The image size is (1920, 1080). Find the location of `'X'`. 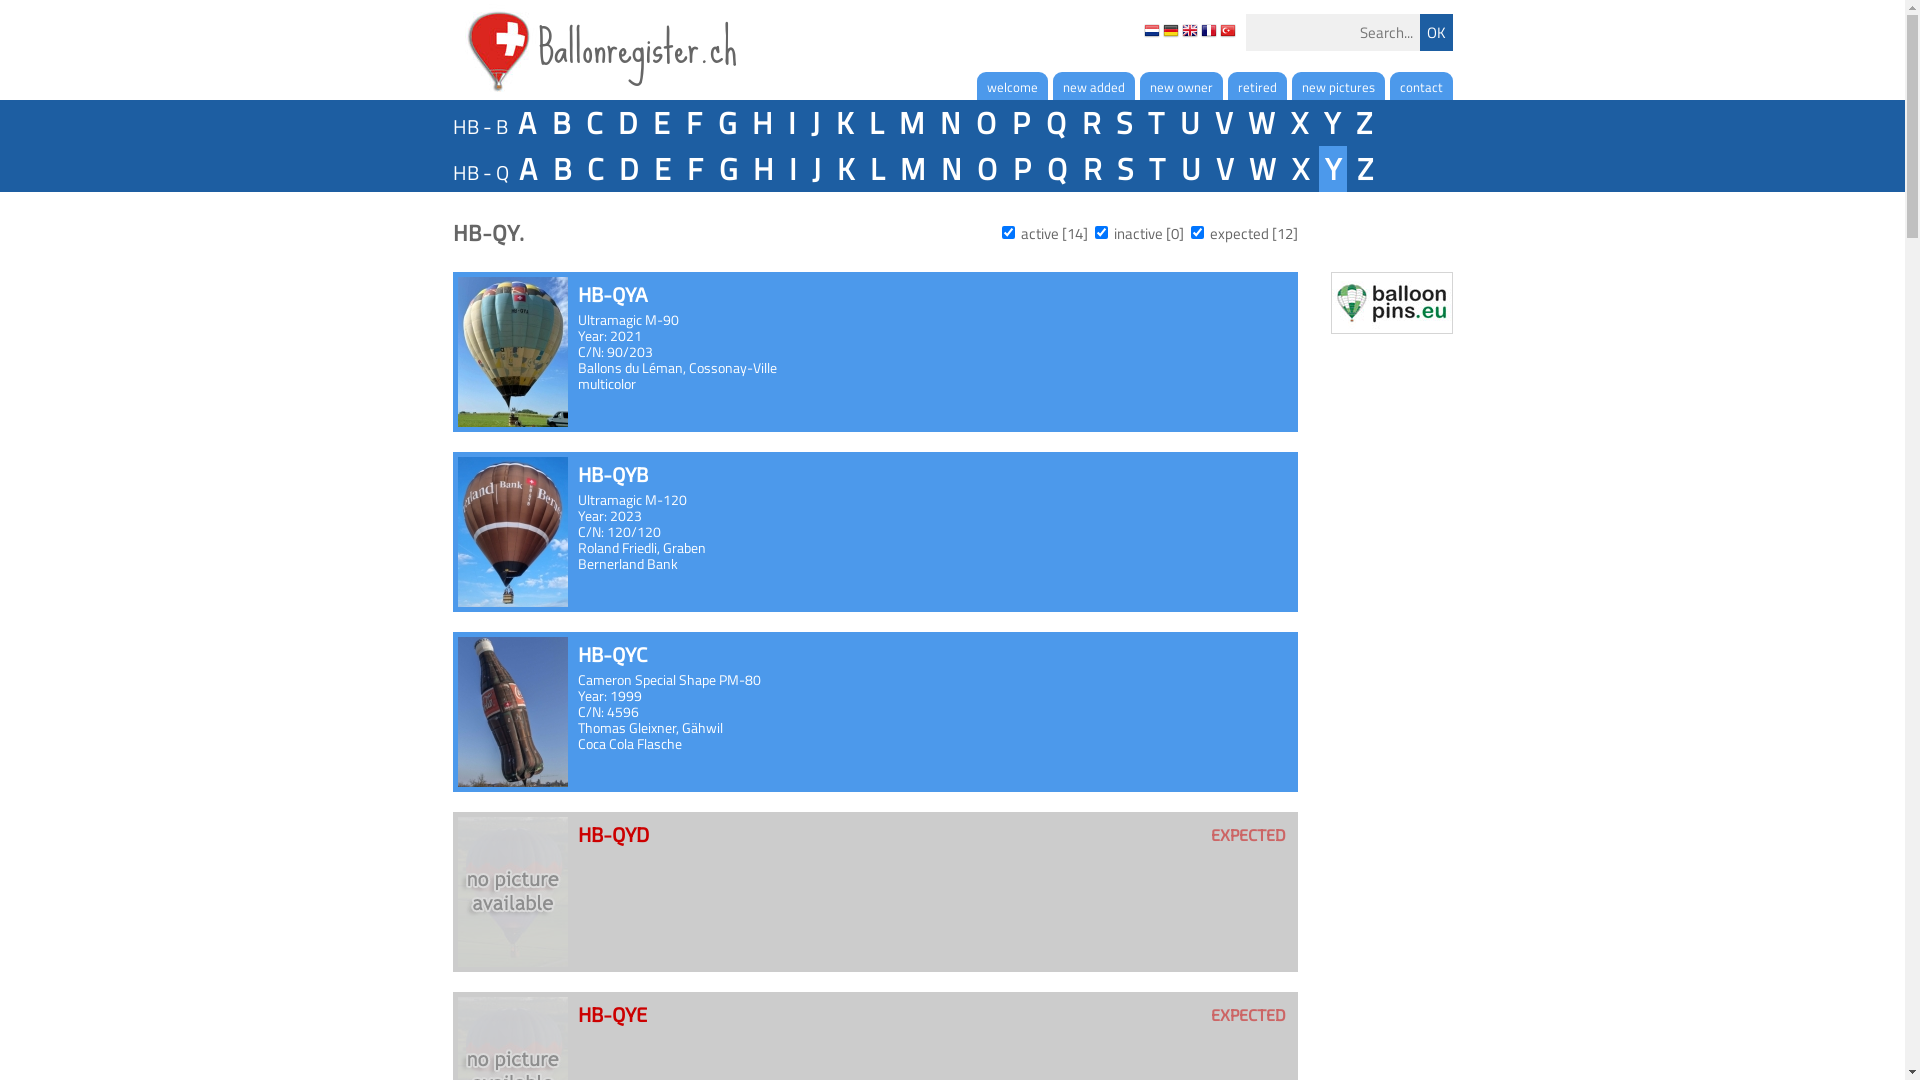

'X' is located at coordinates (1300, 168).